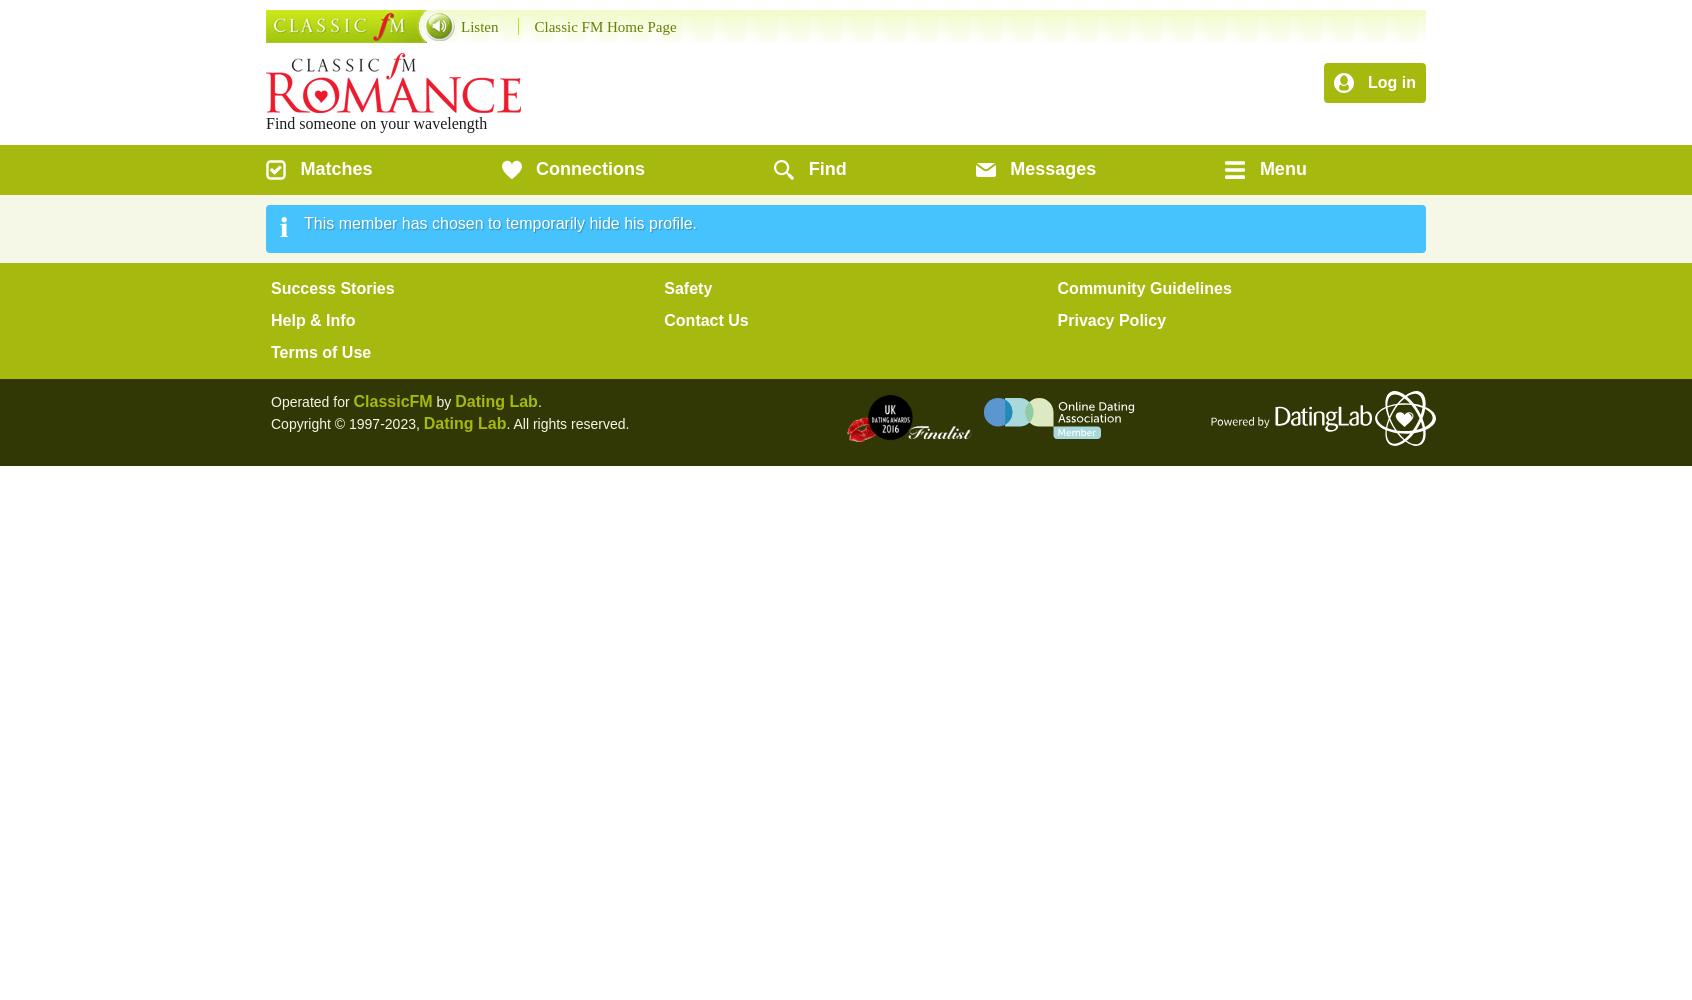 Image resolution: width=1692 pixels, height=1000 pixels. Describe the element at coordinates (319, 351) in the screenshot. I see `'Terms of Use'` at that location.